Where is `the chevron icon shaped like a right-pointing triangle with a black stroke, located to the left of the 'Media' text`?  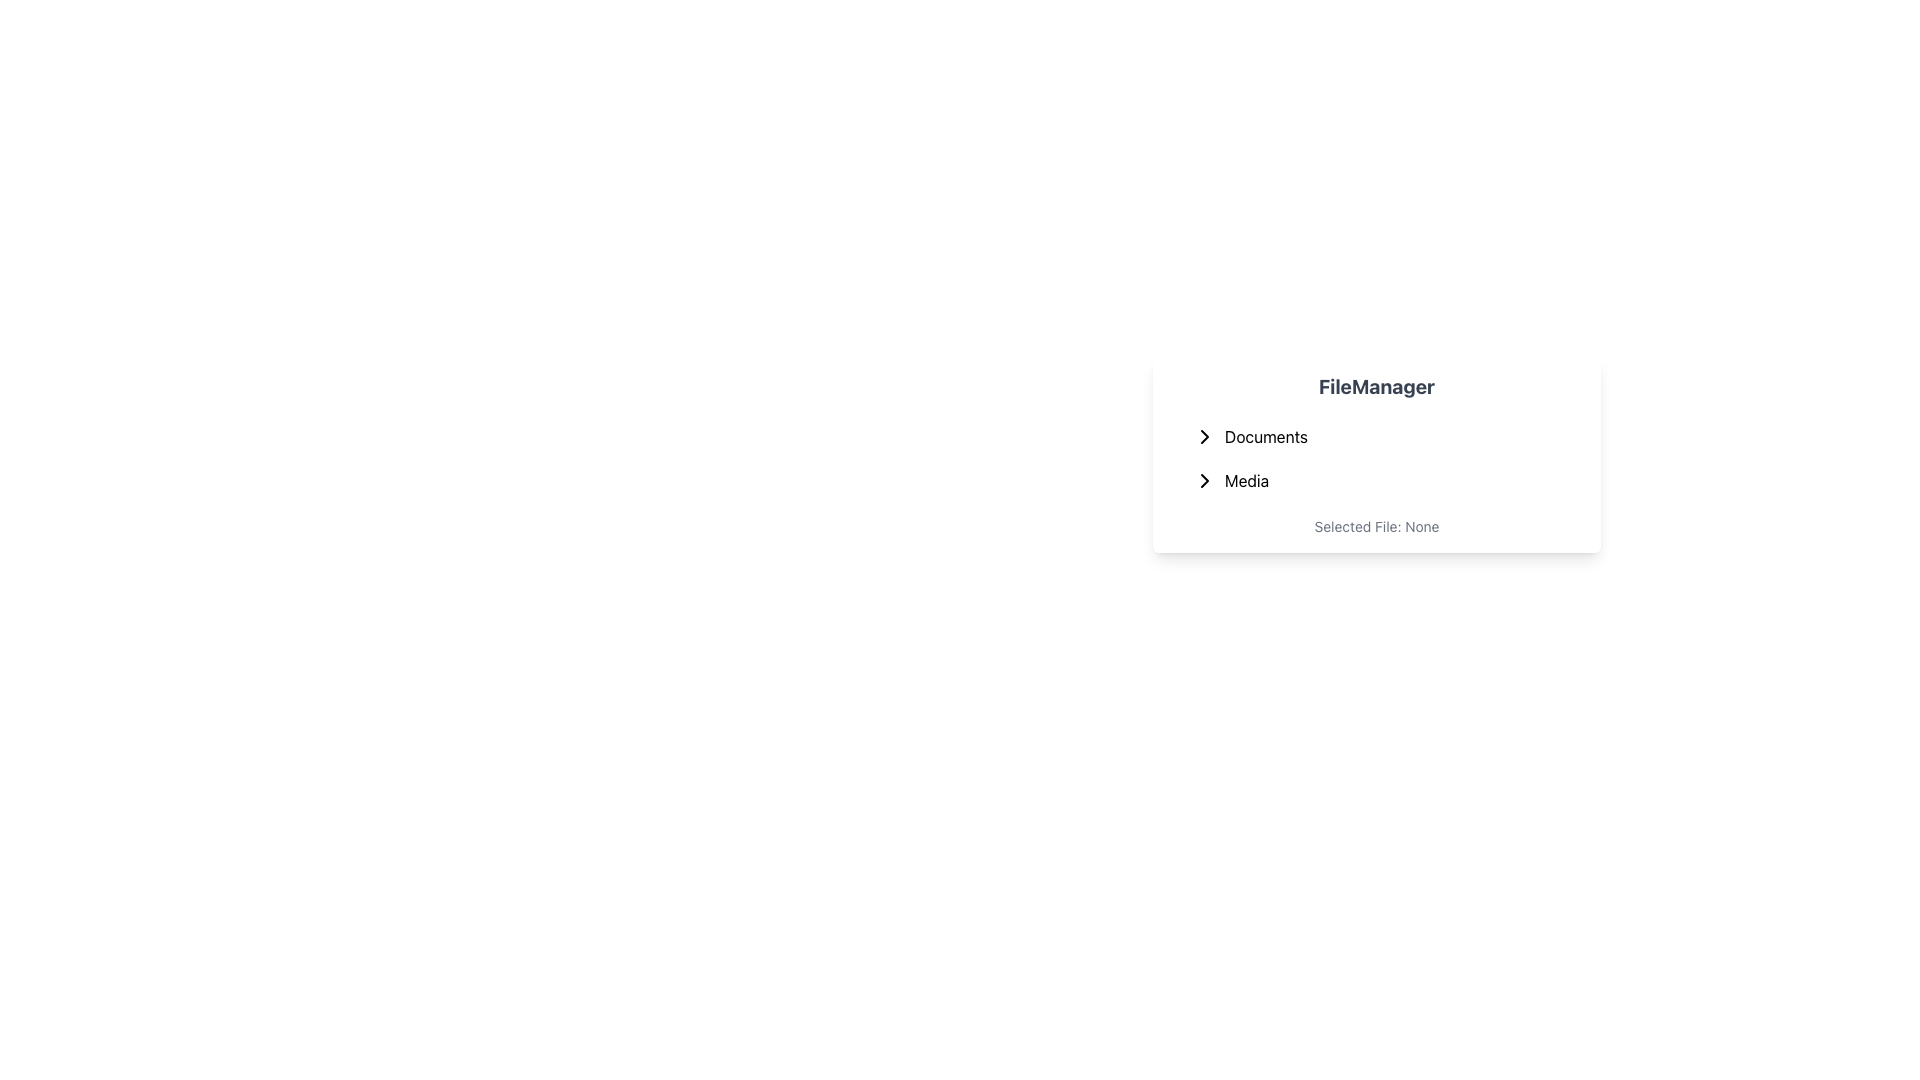 the chevron icon shaped like a right-pointing triangle with a black stroke, located to the left of the 'Media' text is located at coordinates (1203, 481).